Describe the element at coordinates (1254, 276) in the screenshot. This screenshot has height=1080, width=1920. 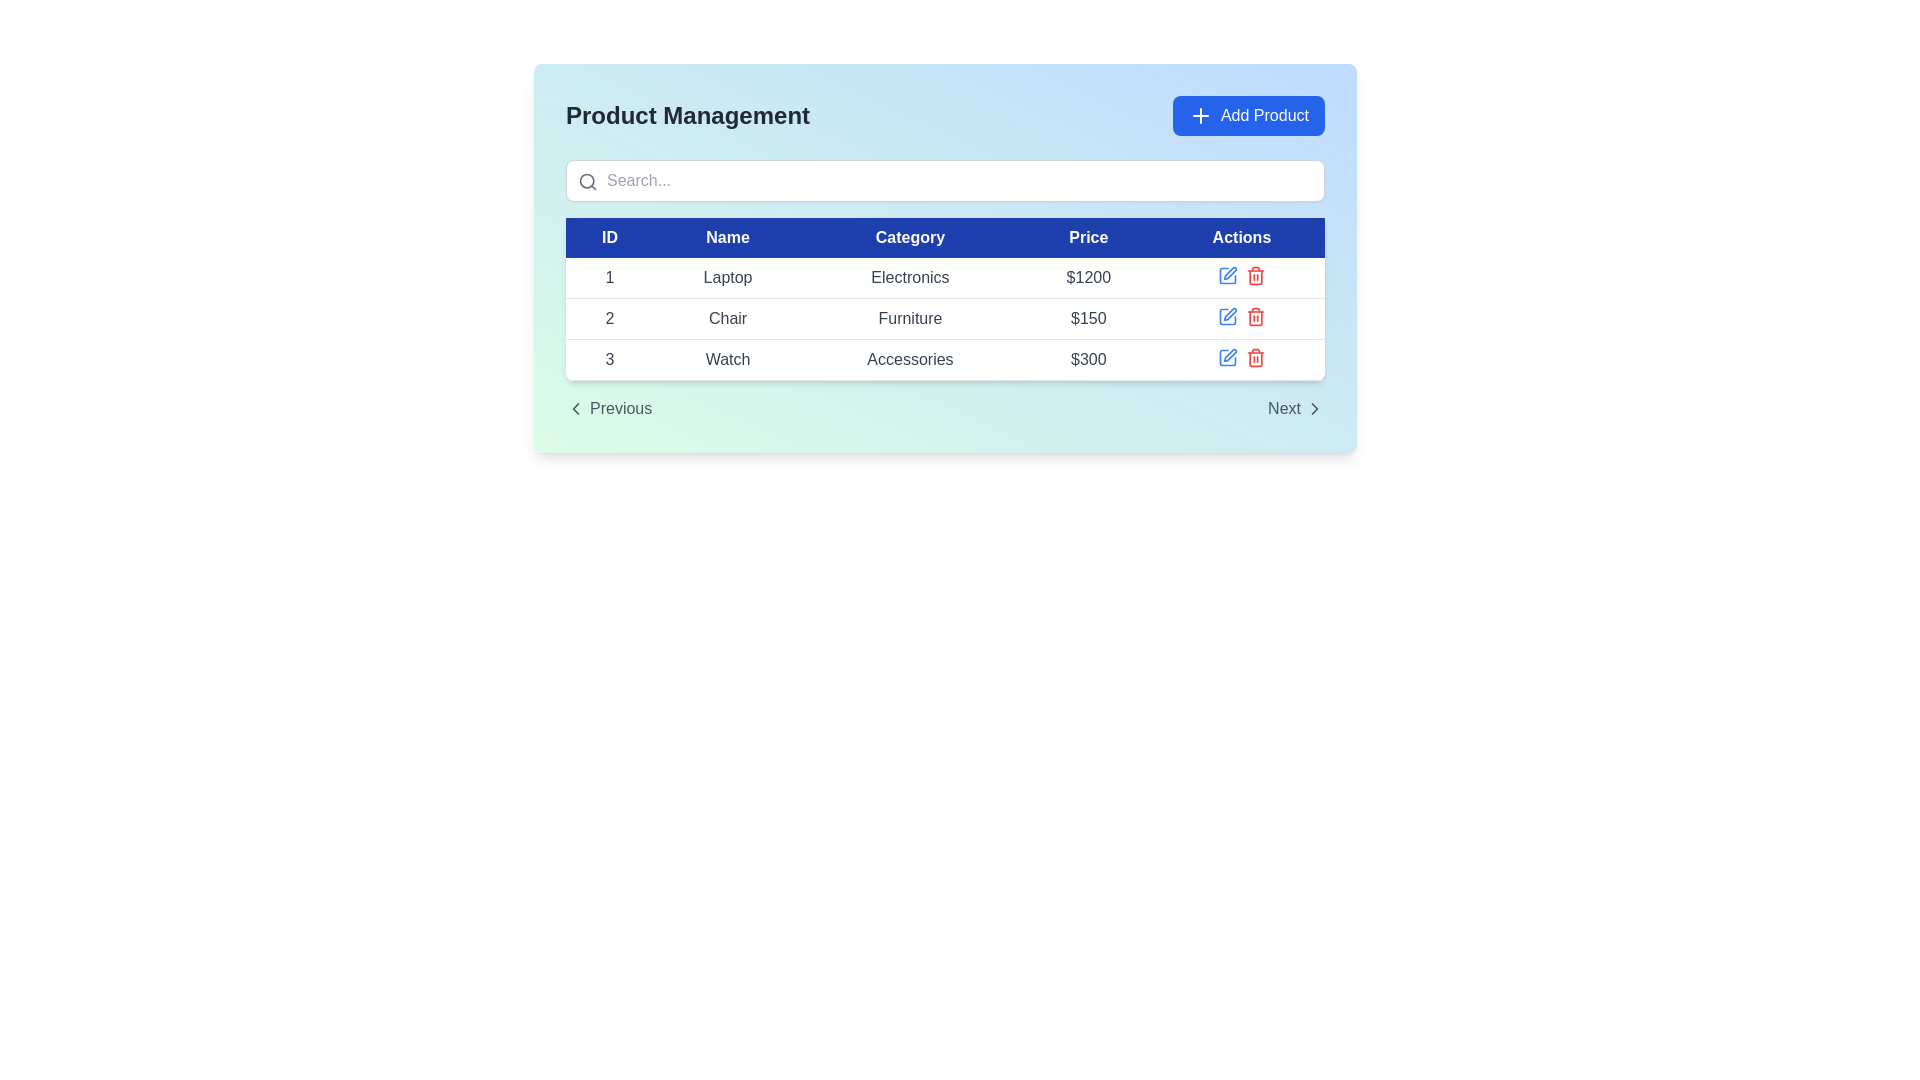
I see `the delete icon button located in the second column of the 'Actions' row` at that location.